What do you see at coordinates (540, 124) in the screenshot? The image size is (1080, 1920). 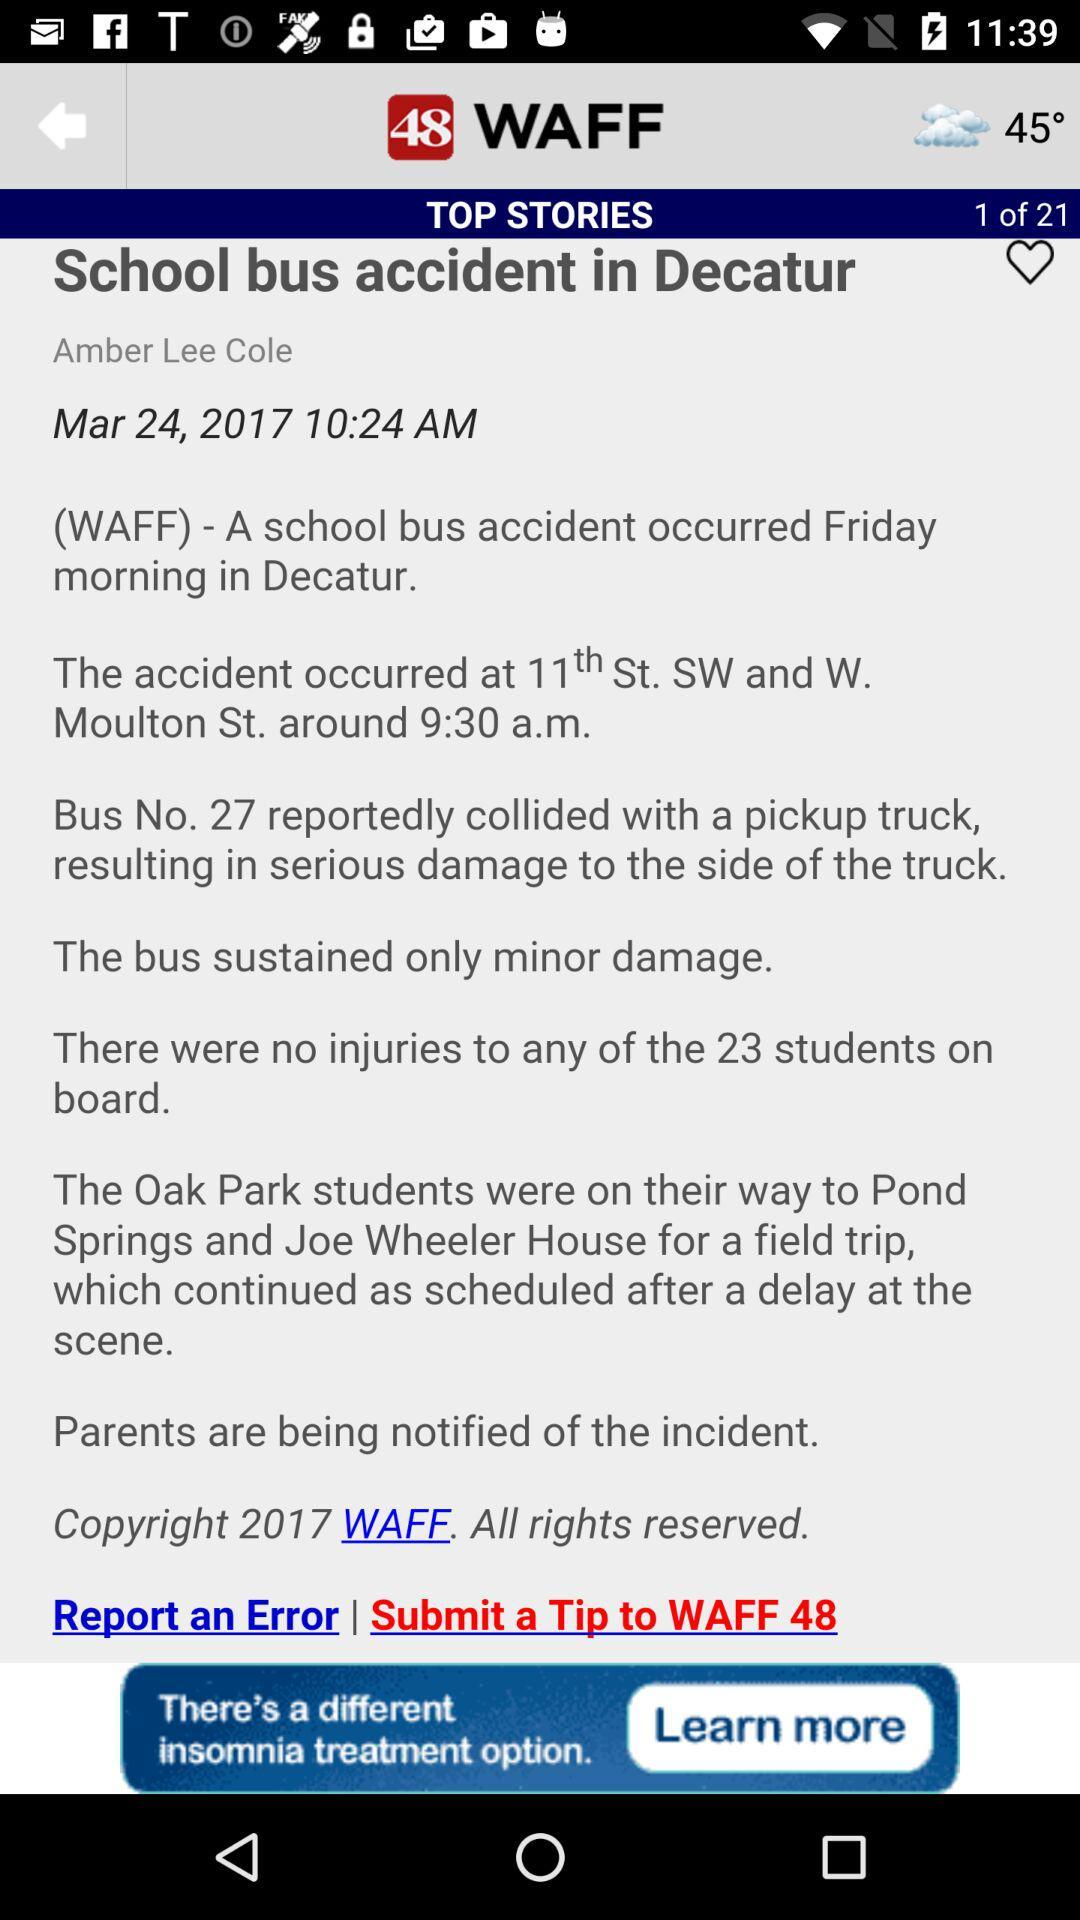 I see `homepage` at bounding box center [540, 124].